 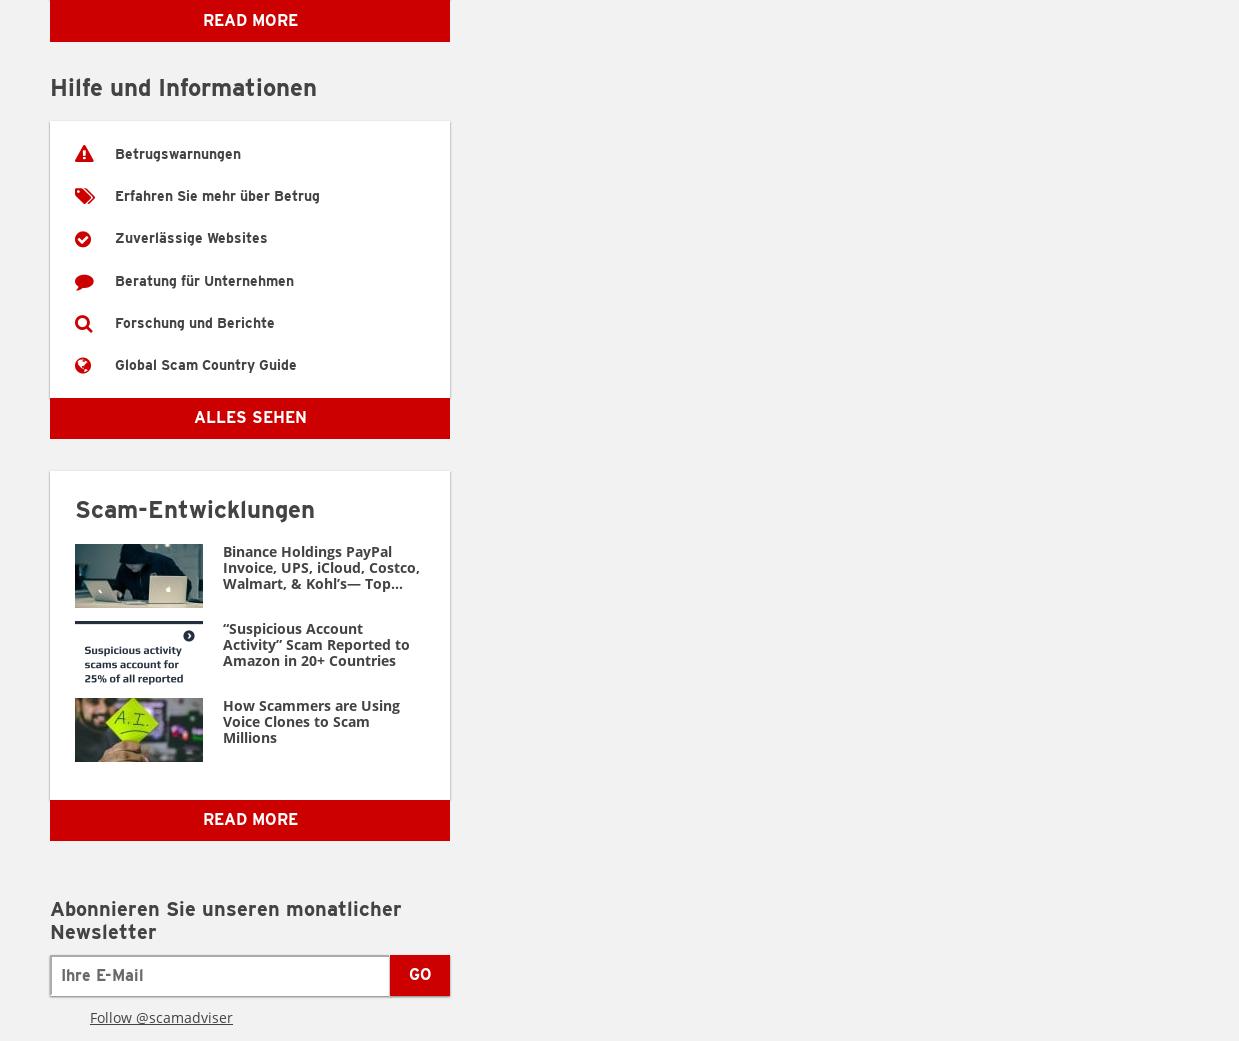 What do you see at coordinates (222, 719) in the screenshot?
I see `'How Scammers are Using Voice Clones to Scam Millions'` at bounding box center [222, 719].